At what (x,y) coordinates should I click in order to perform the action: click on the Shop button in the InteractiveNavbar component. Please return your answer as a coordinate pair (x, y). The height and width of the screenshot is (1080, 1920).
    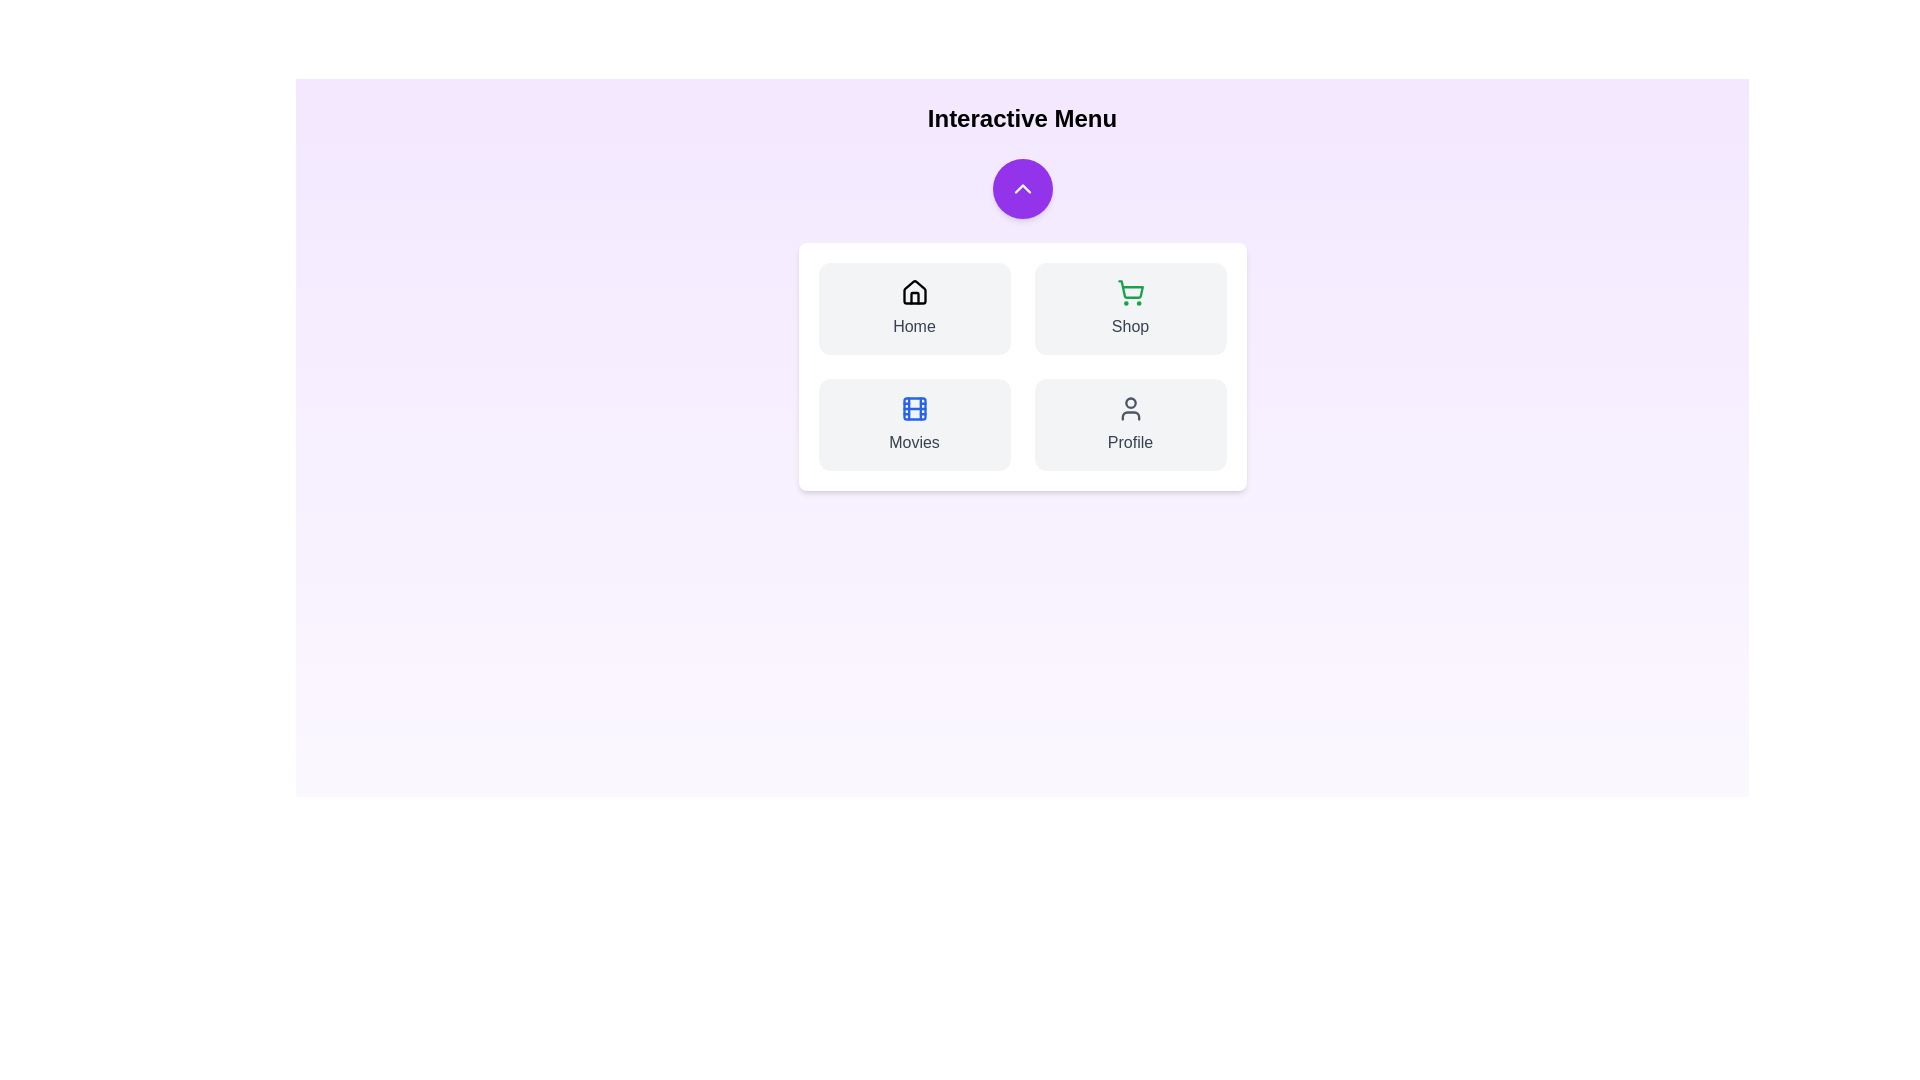
    Looking at the image, I should click on (1130, 308).